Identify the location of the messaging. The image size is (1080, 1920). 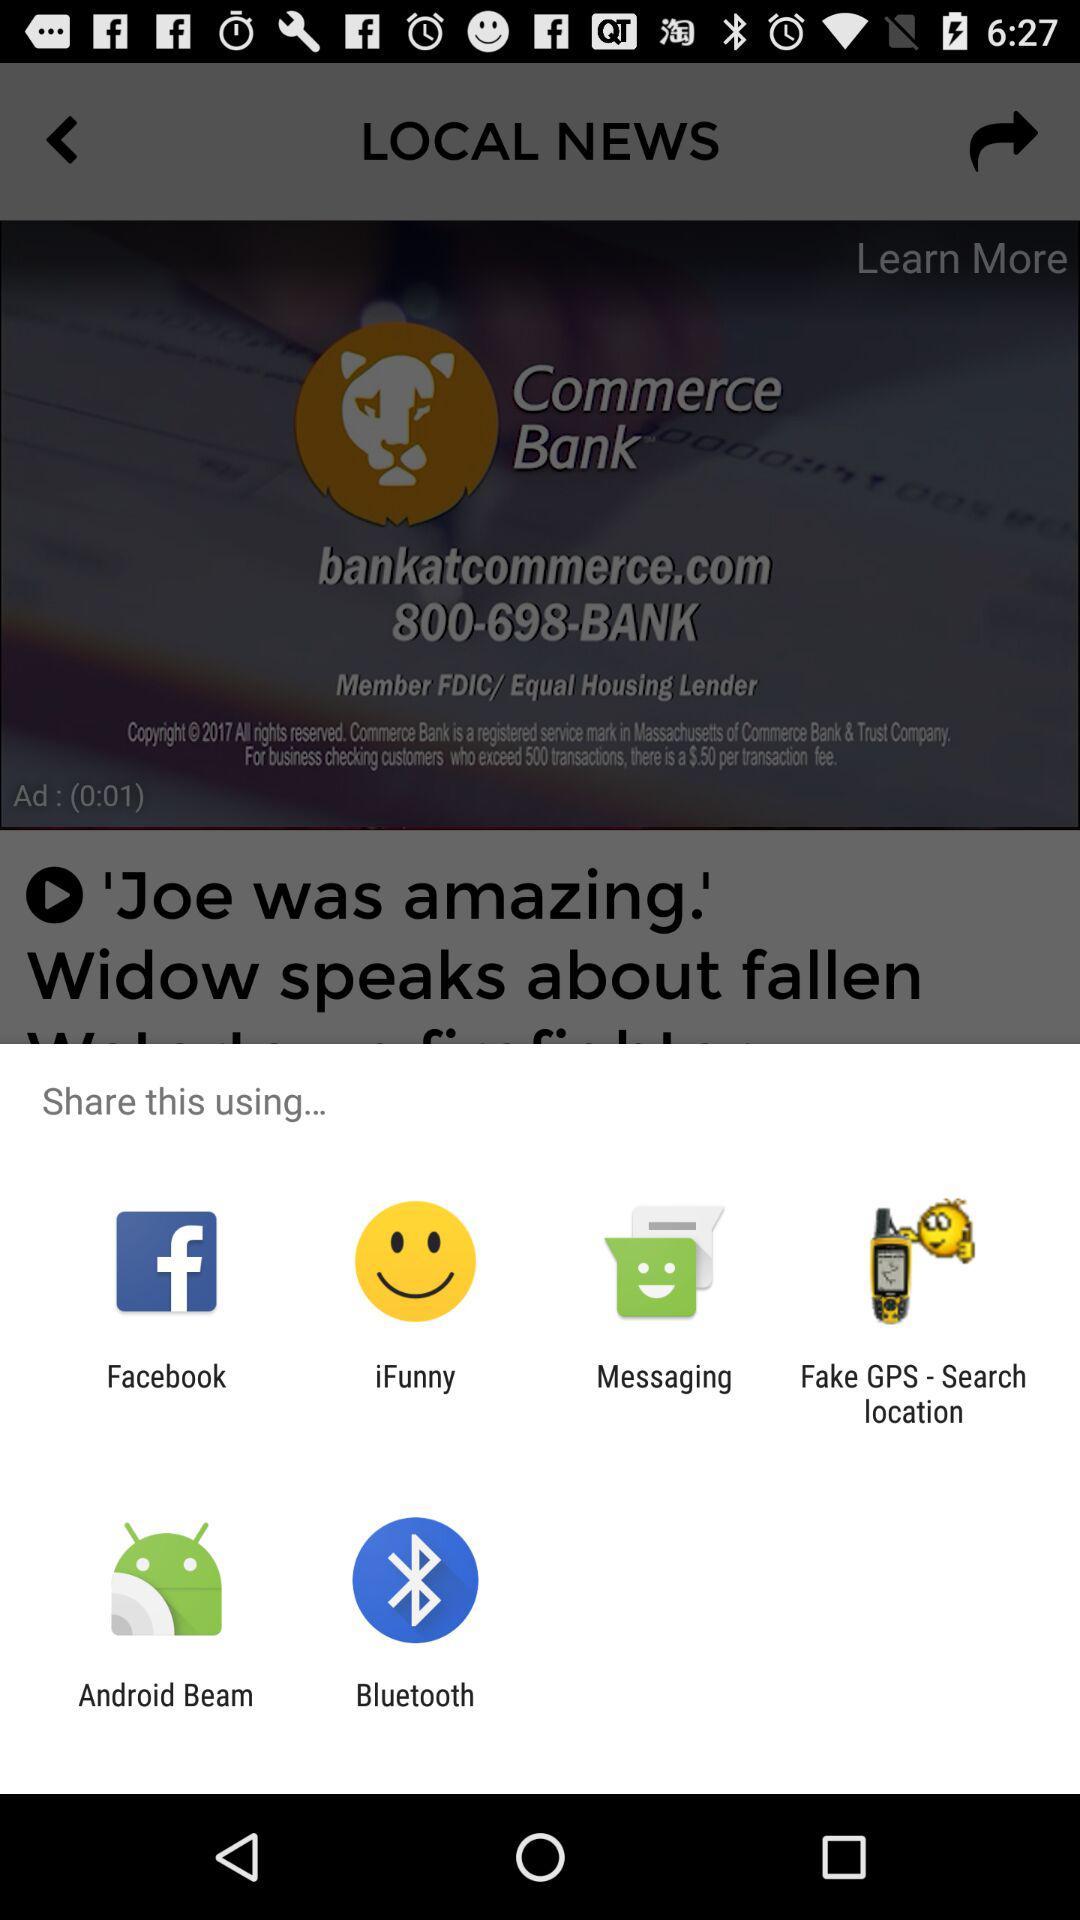
(664, 1392).